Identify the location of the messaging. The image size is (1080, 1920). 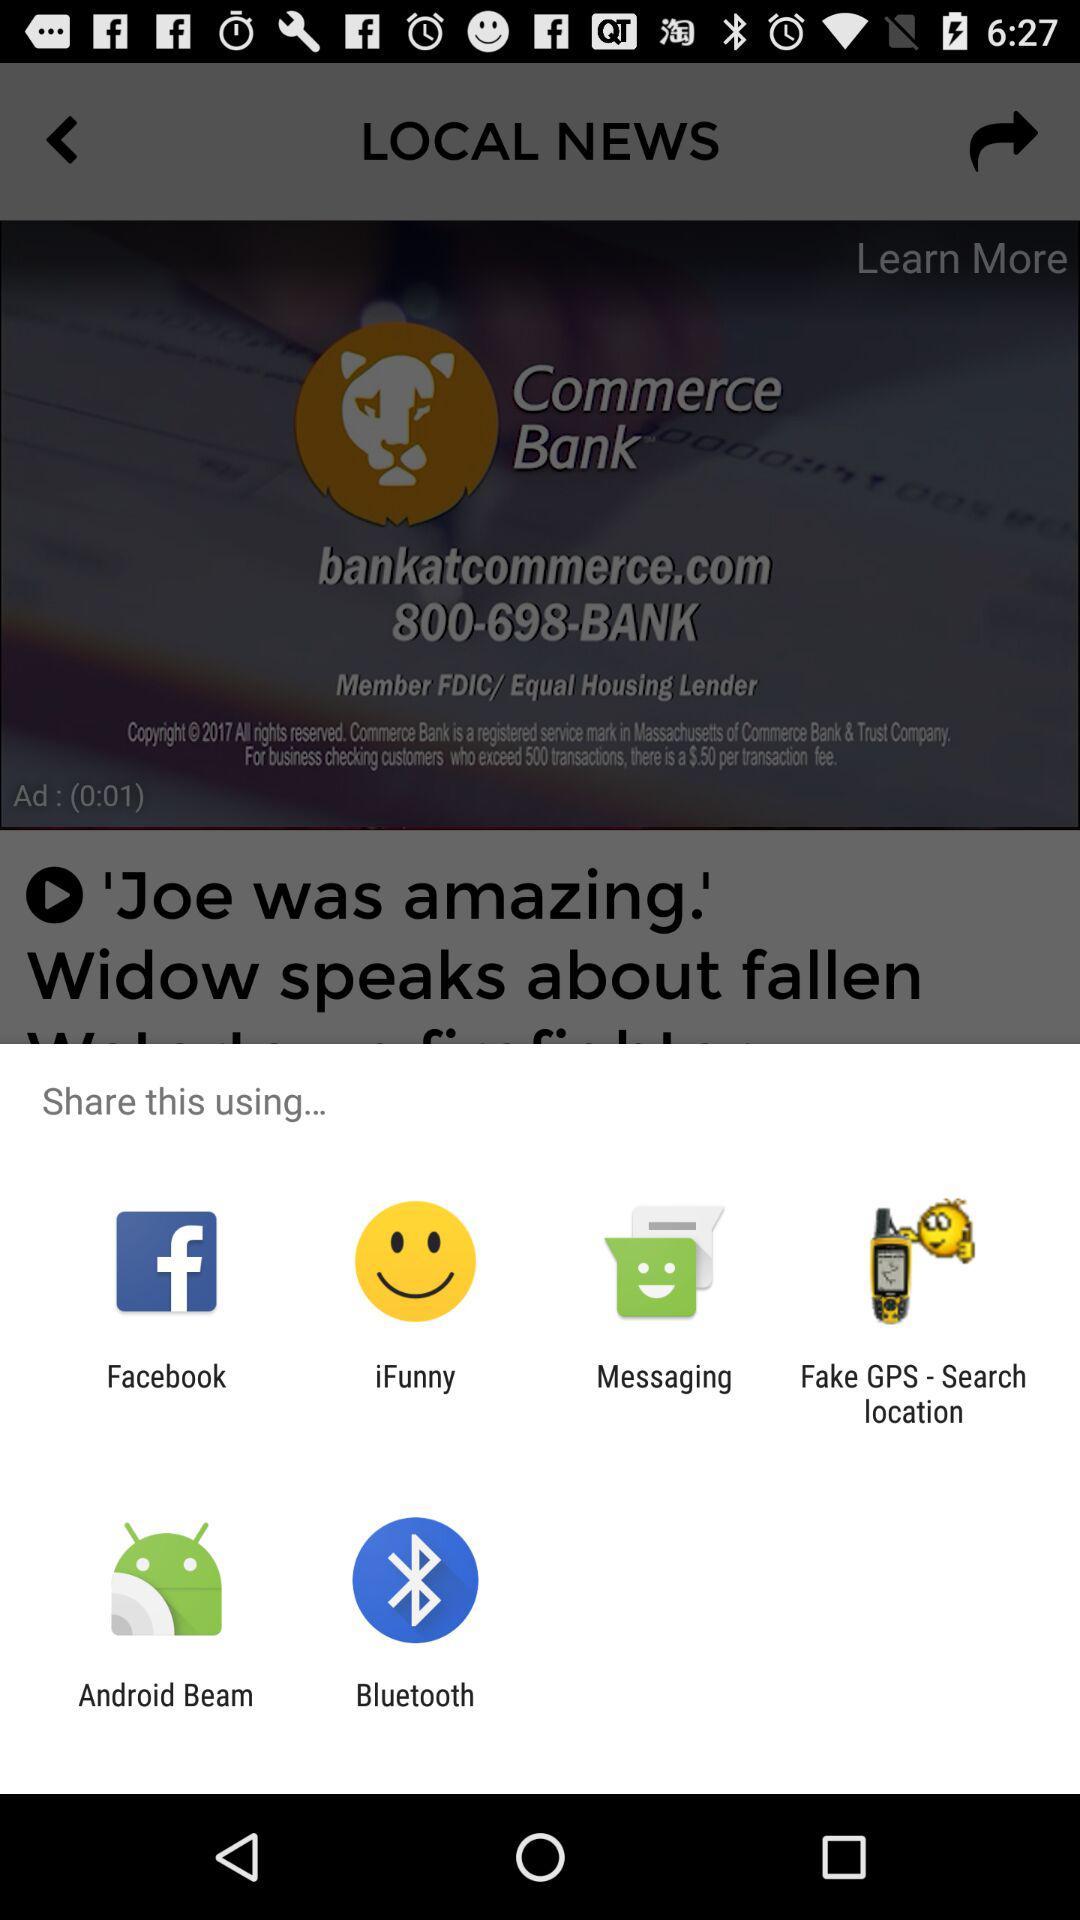
(664, 1392).